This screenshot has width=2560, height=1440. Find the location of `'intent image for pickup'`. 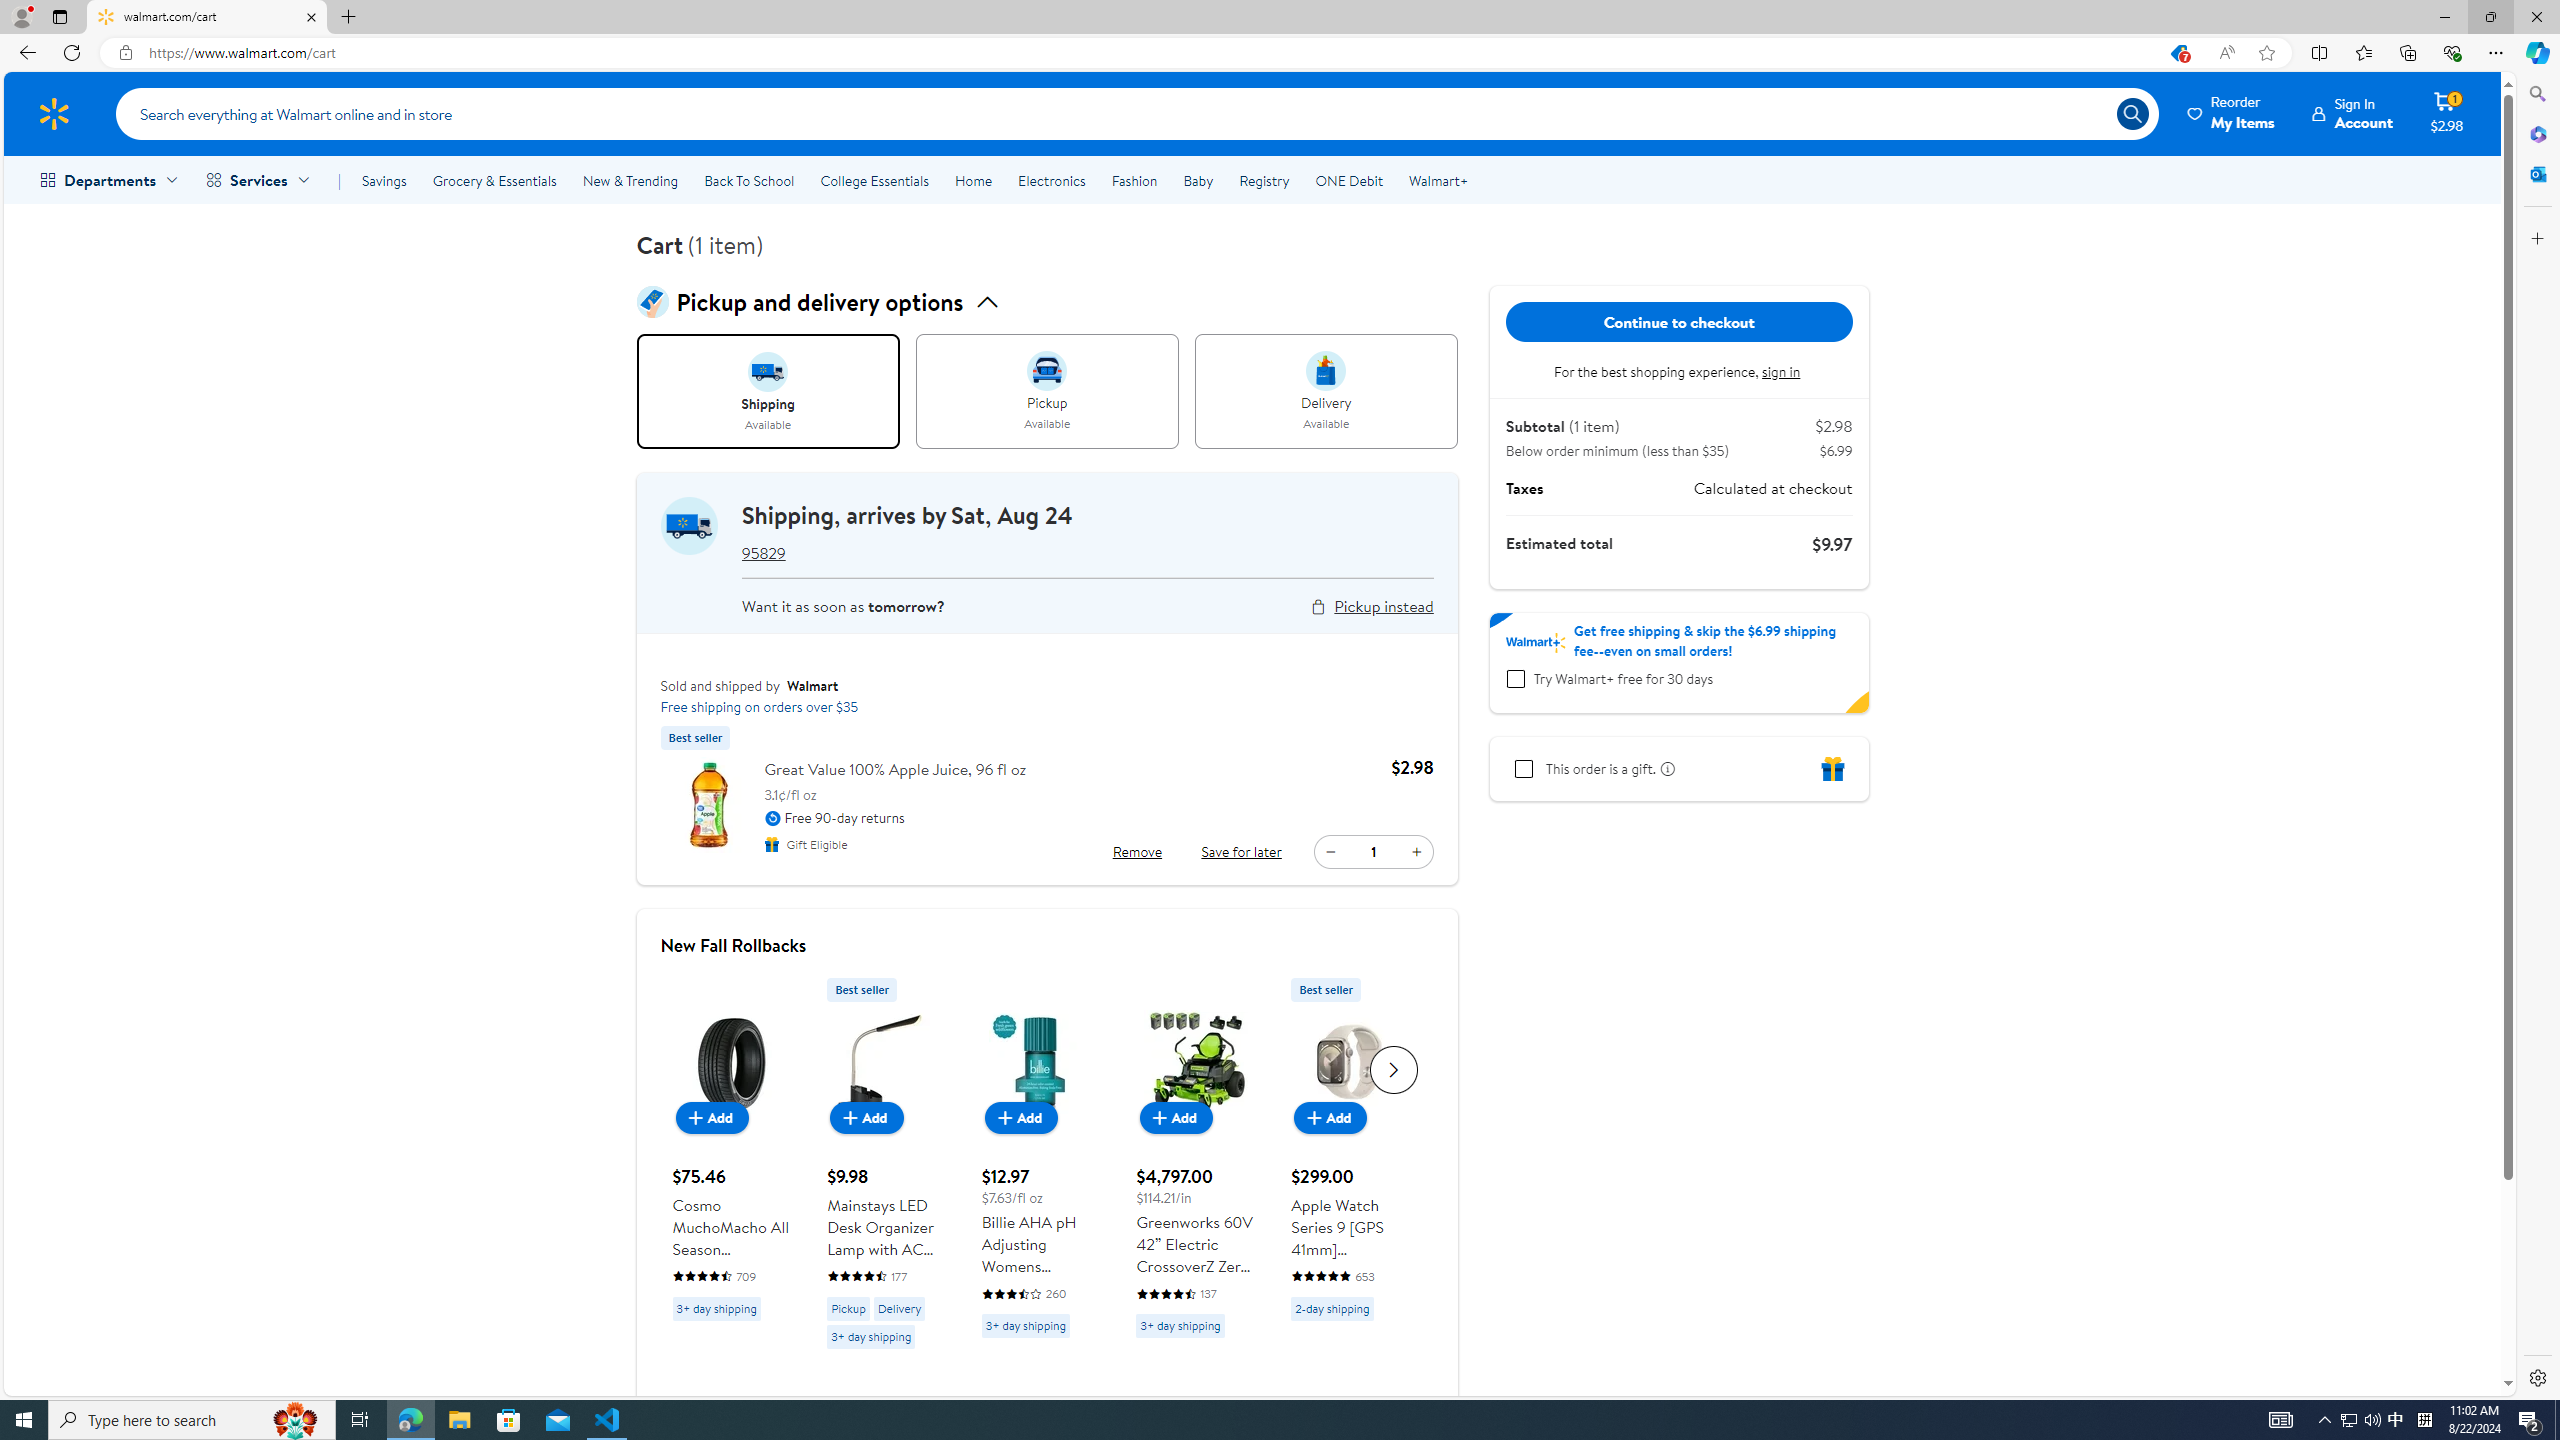

'intent image for pickup' is located at coordinates (1047, 371).